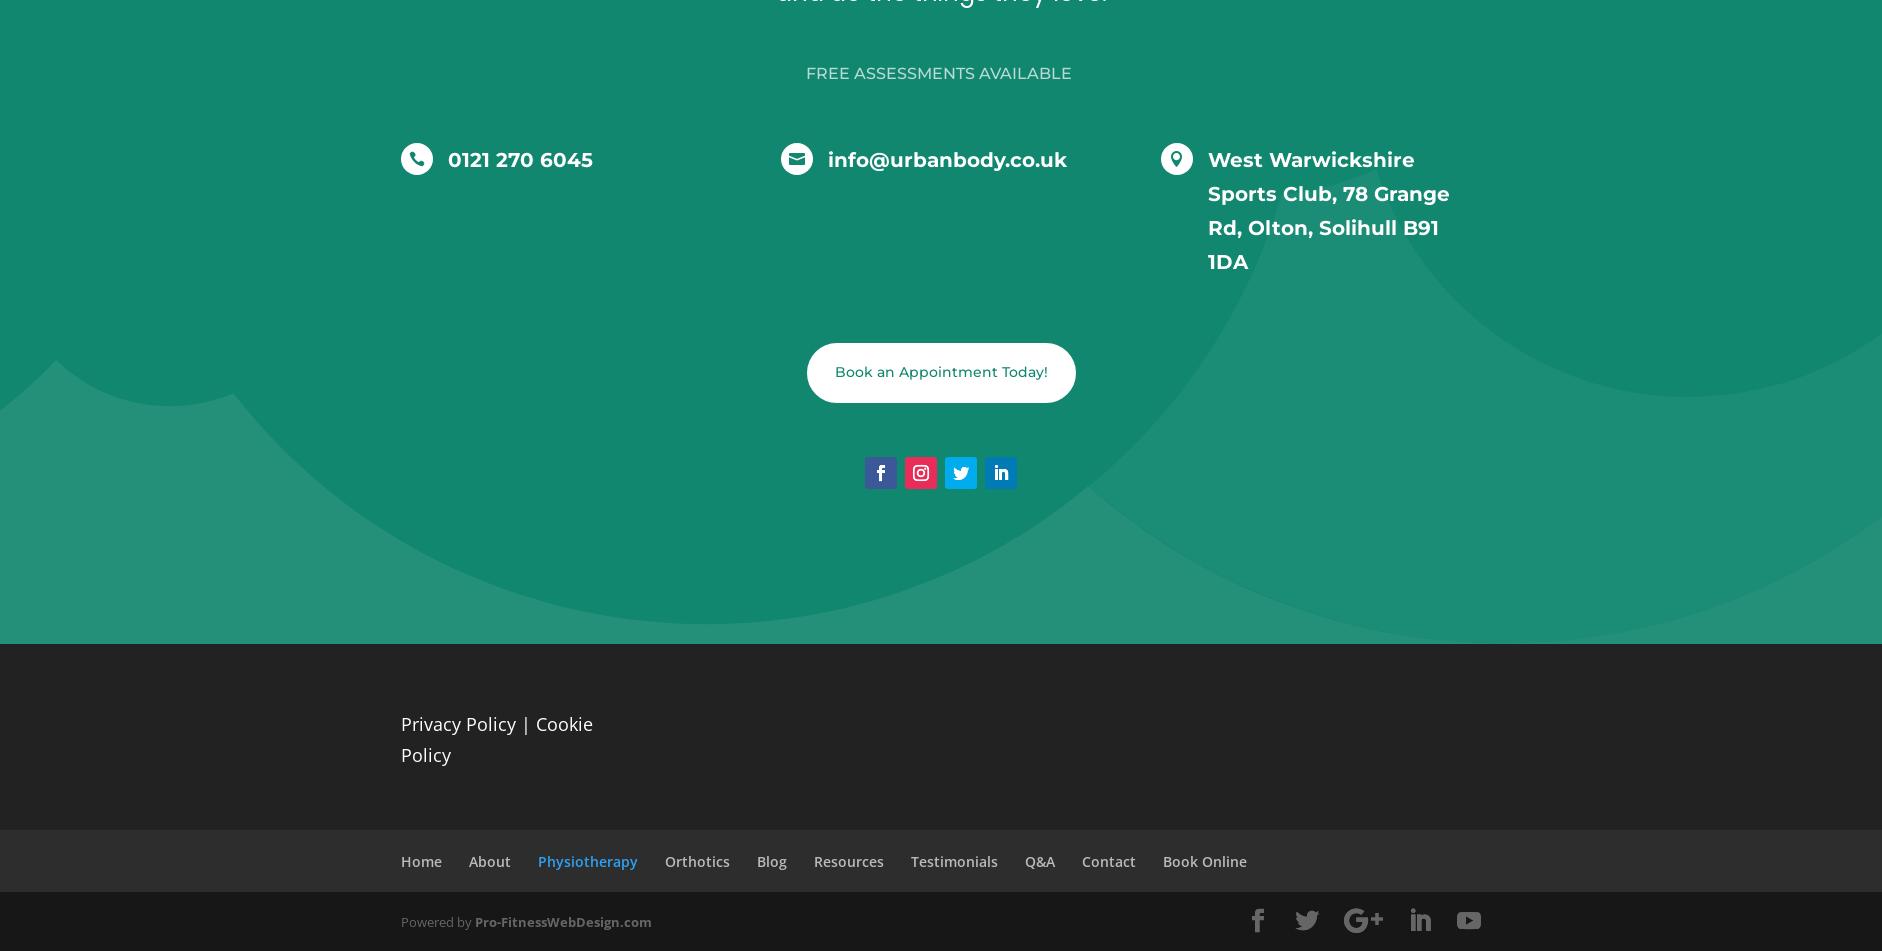  Describe the element at coordinates (1163, 859) in the screenshot. I see `'Book Online'` at that location.